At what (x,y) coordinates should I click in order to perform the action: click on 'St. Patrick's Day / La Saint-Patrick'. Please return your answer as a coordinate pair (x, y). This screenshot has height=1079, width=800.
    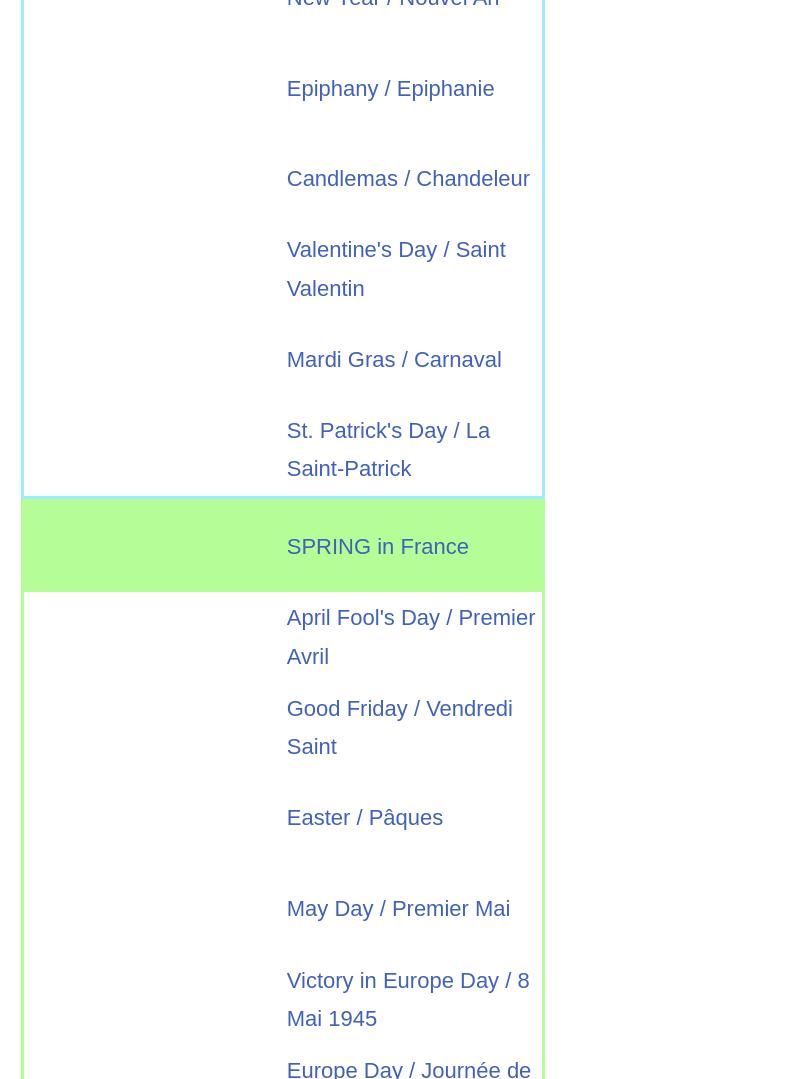
    Looking at the image, I should click on (387, 448).